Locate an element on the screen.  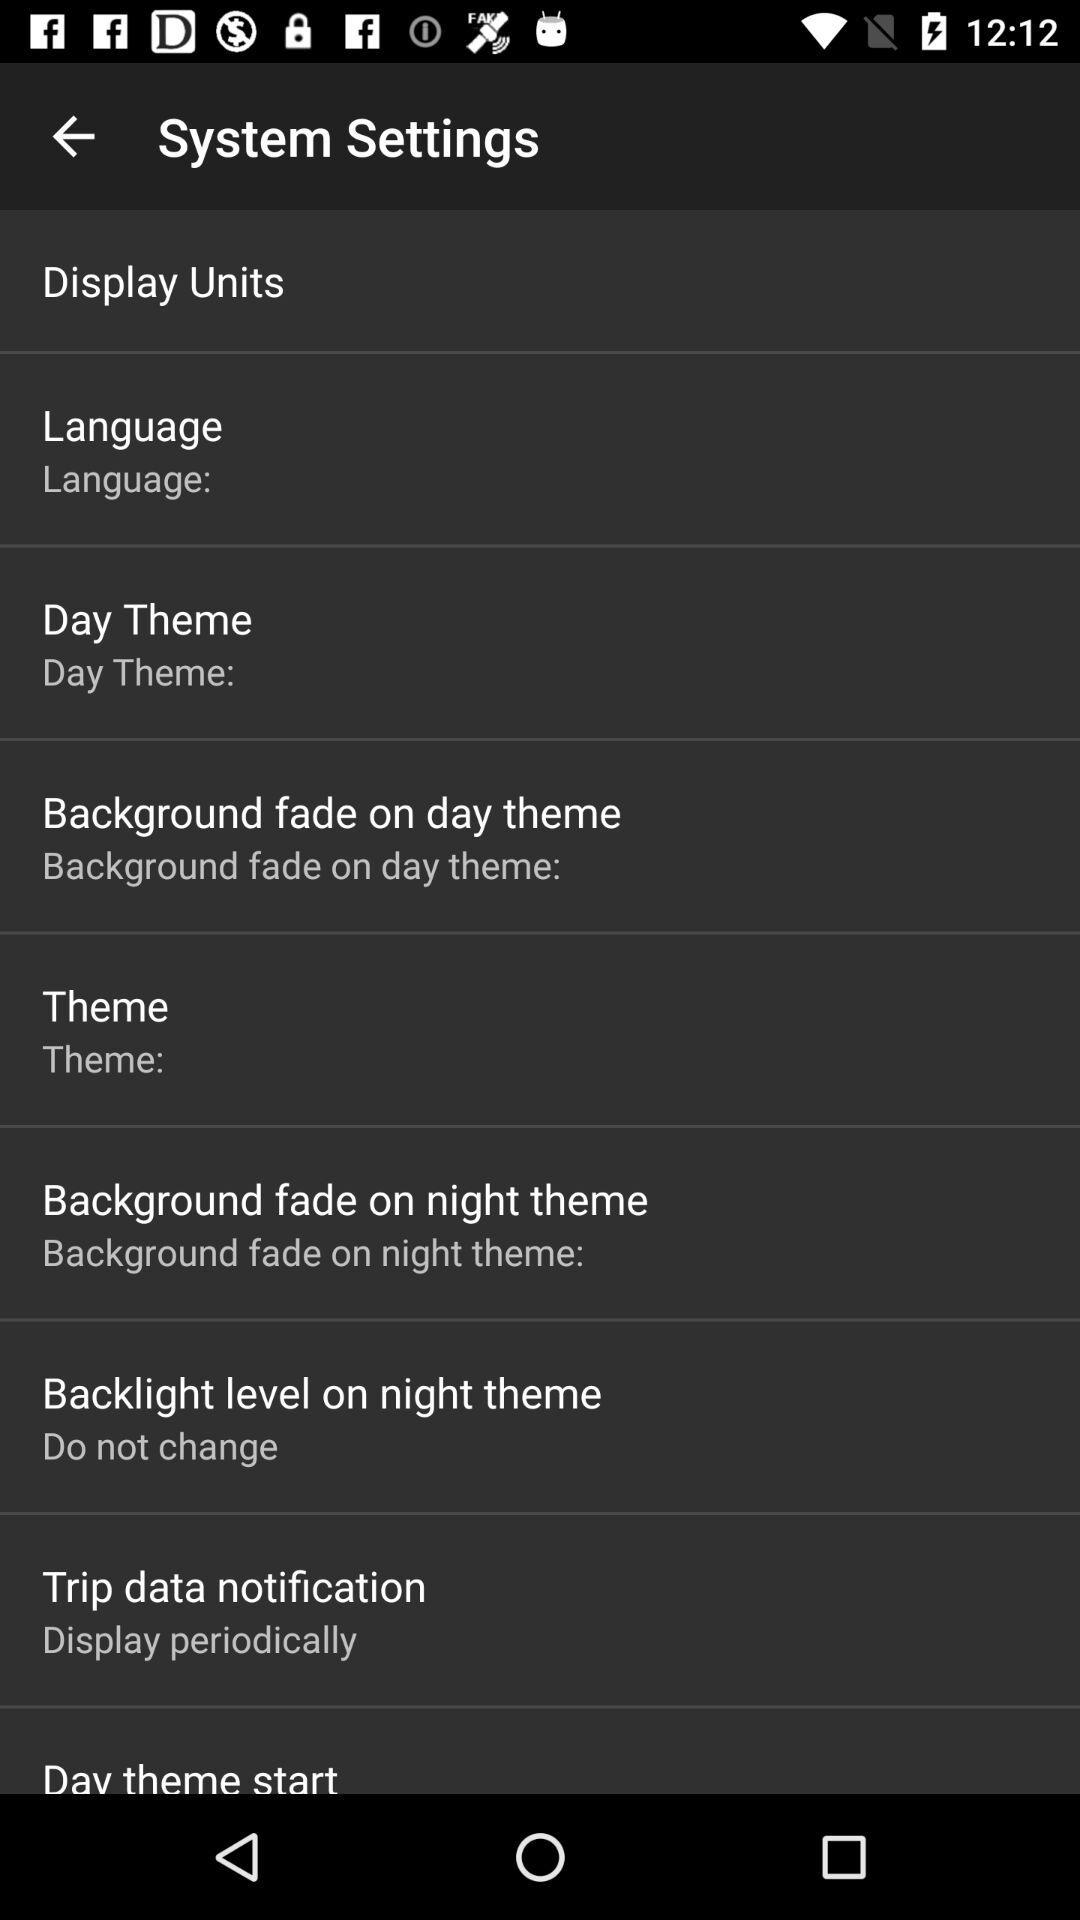
display units is located at coordinates (162, 279).